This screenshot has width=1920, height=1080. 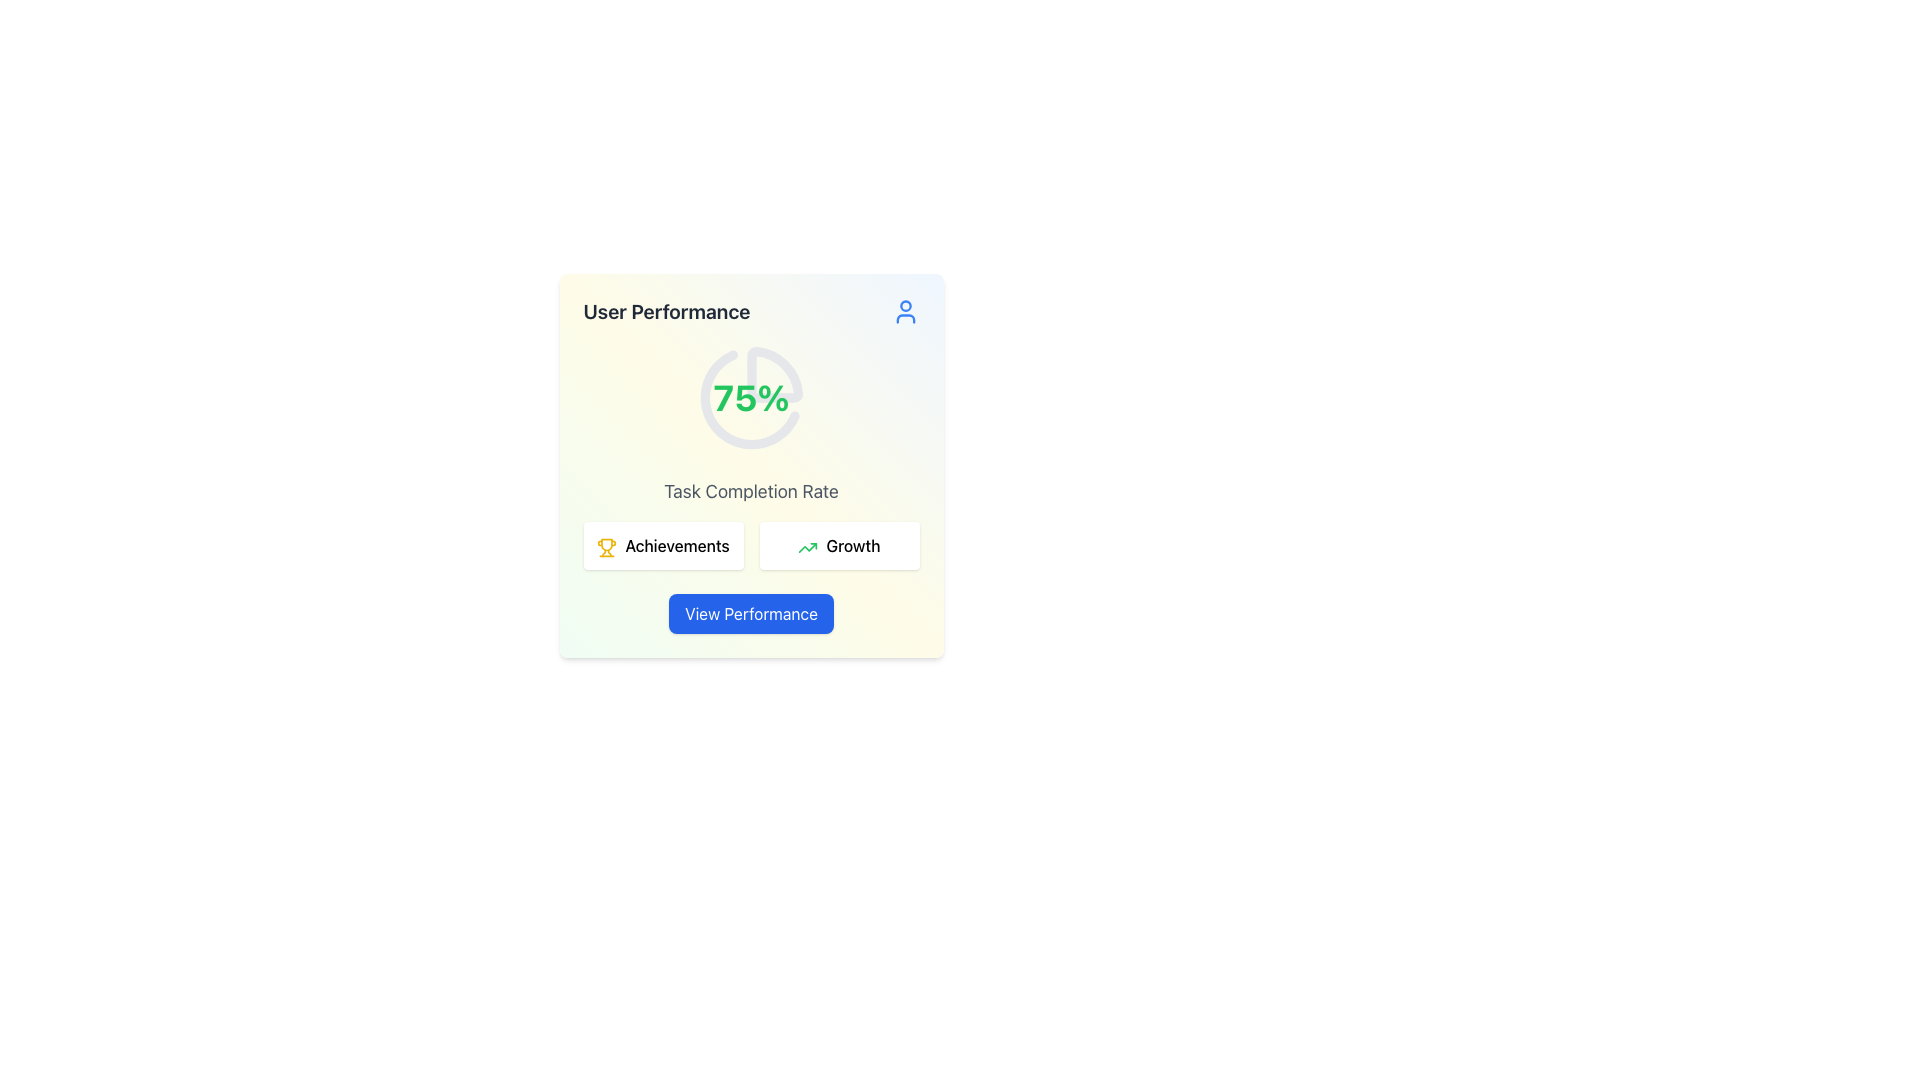 I want to click on the small arc segment of the pie chart located in the upper right section of the 'User Performance' card, so click(x=773, y=374).